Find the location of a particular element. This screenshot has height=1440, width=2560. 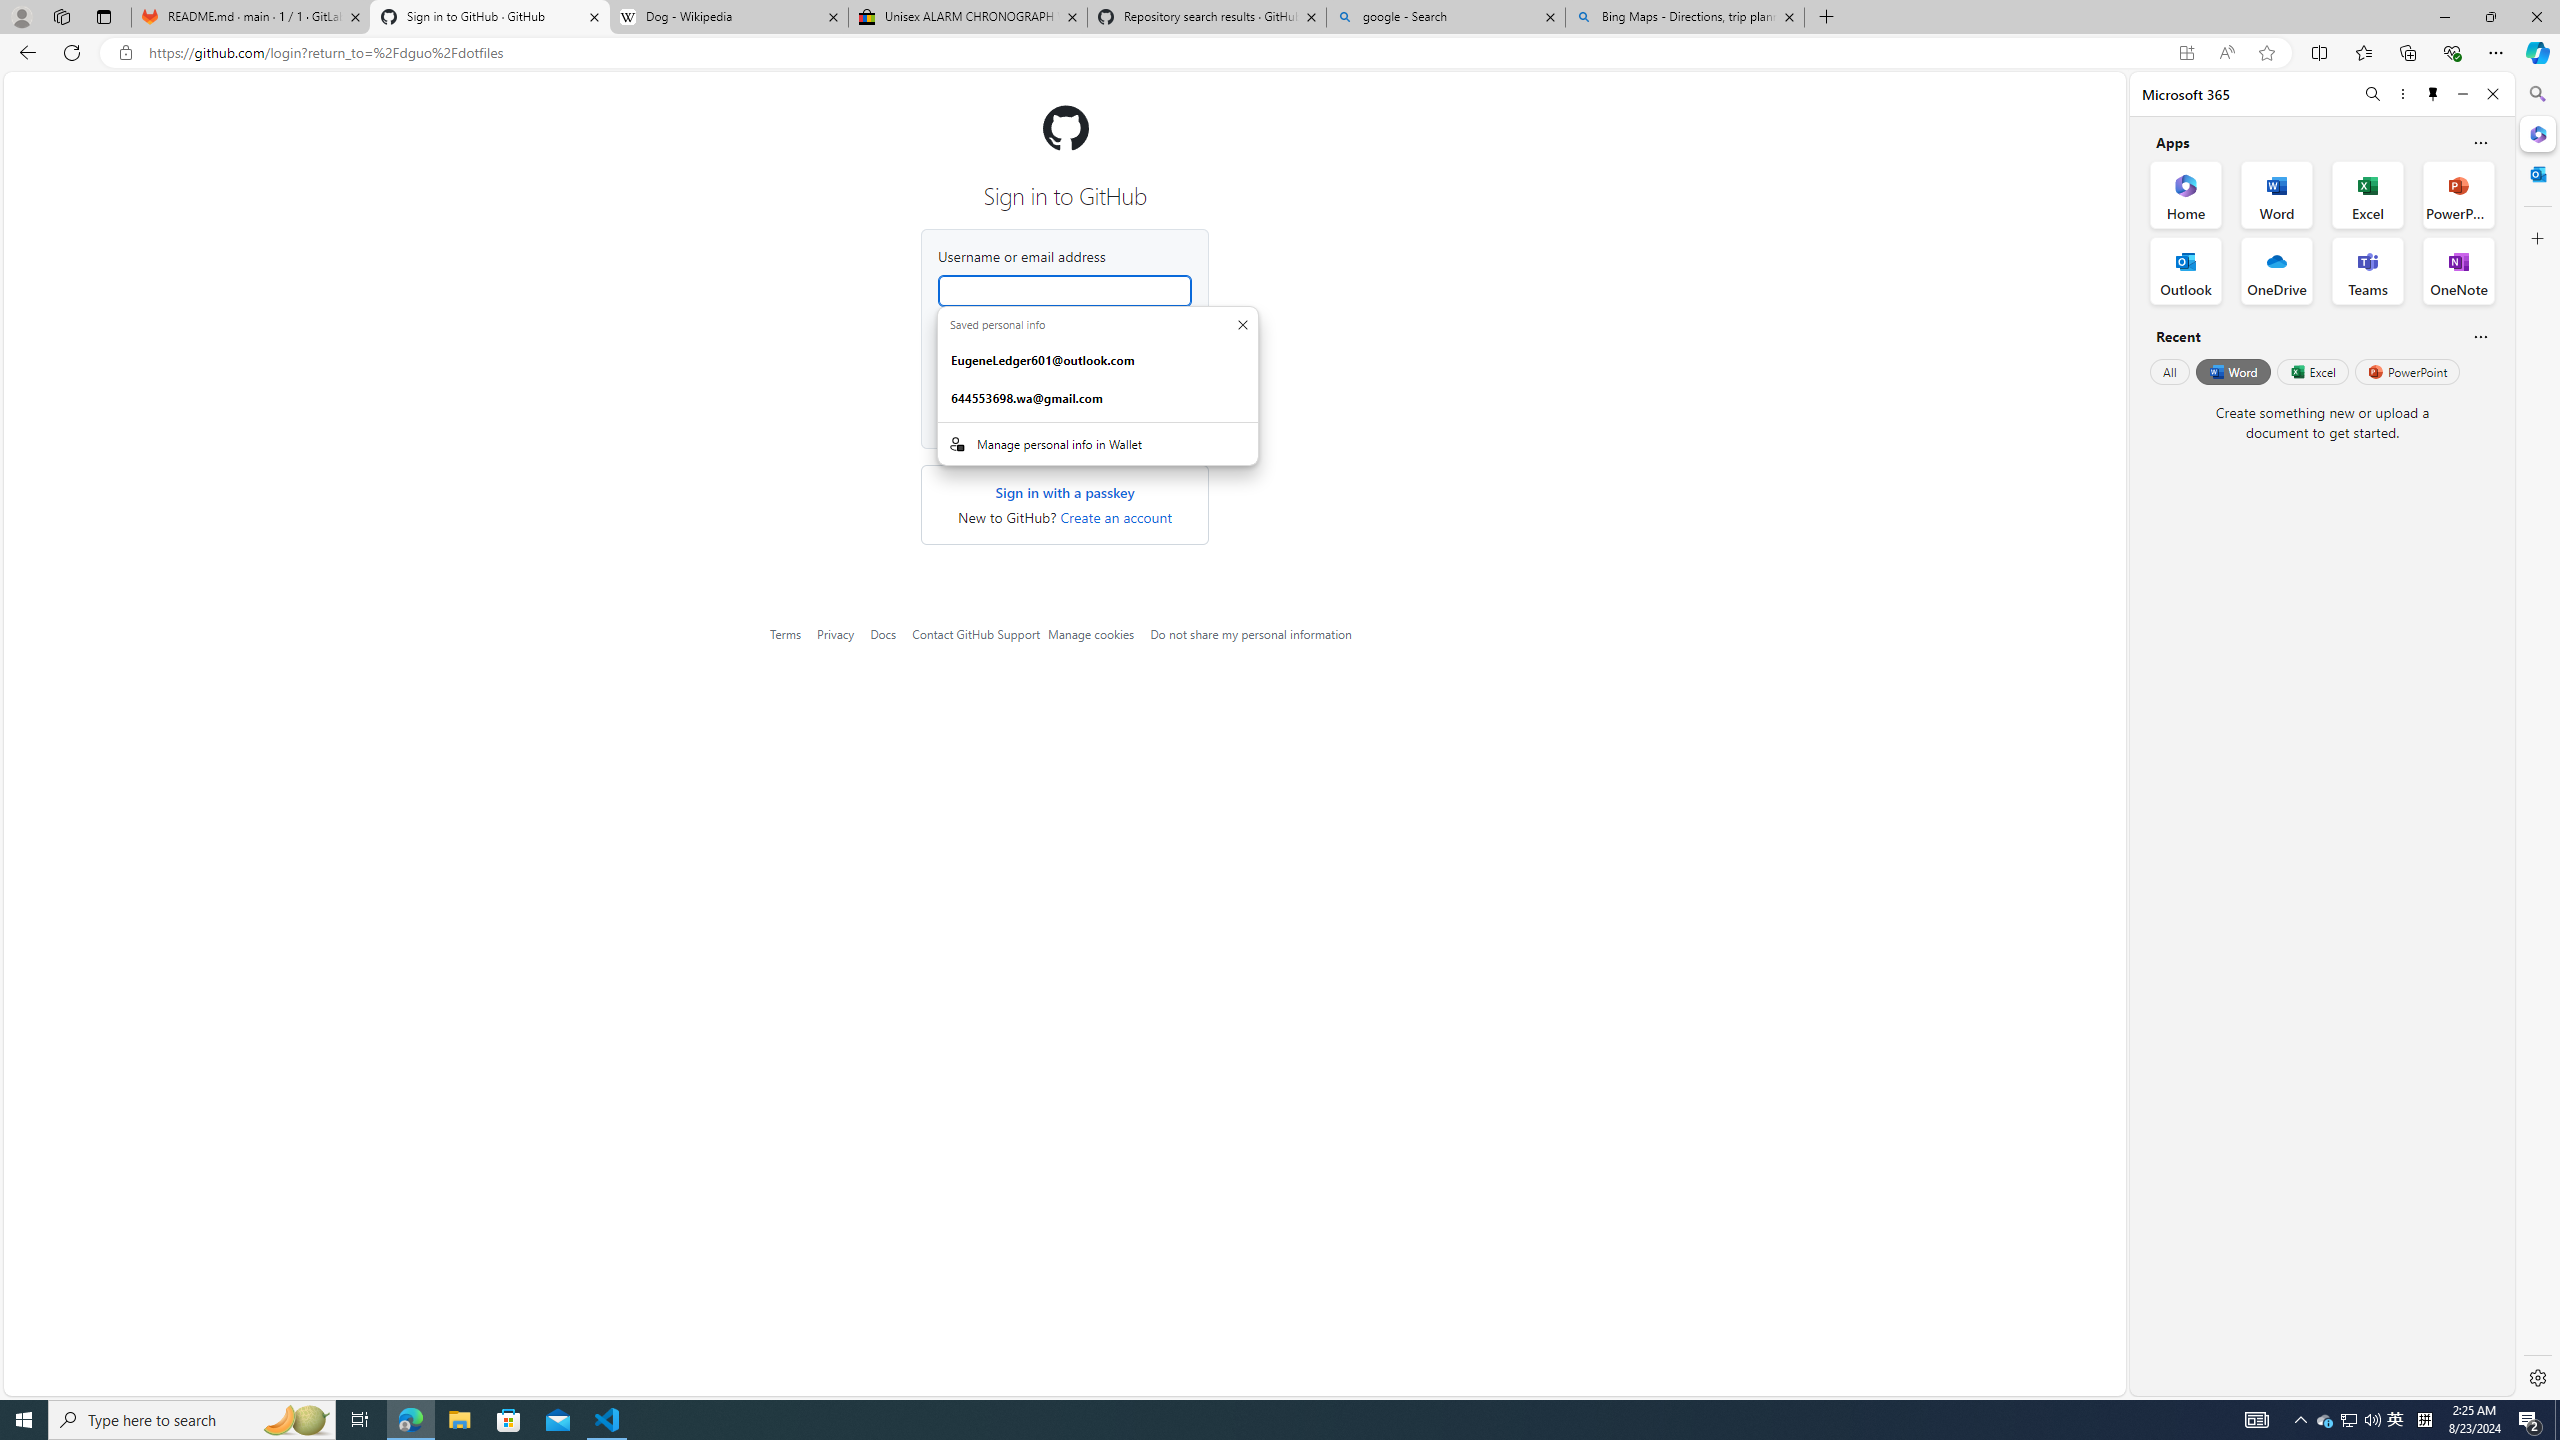

'OneNote Office App' is located at coordinates (2458, 271).